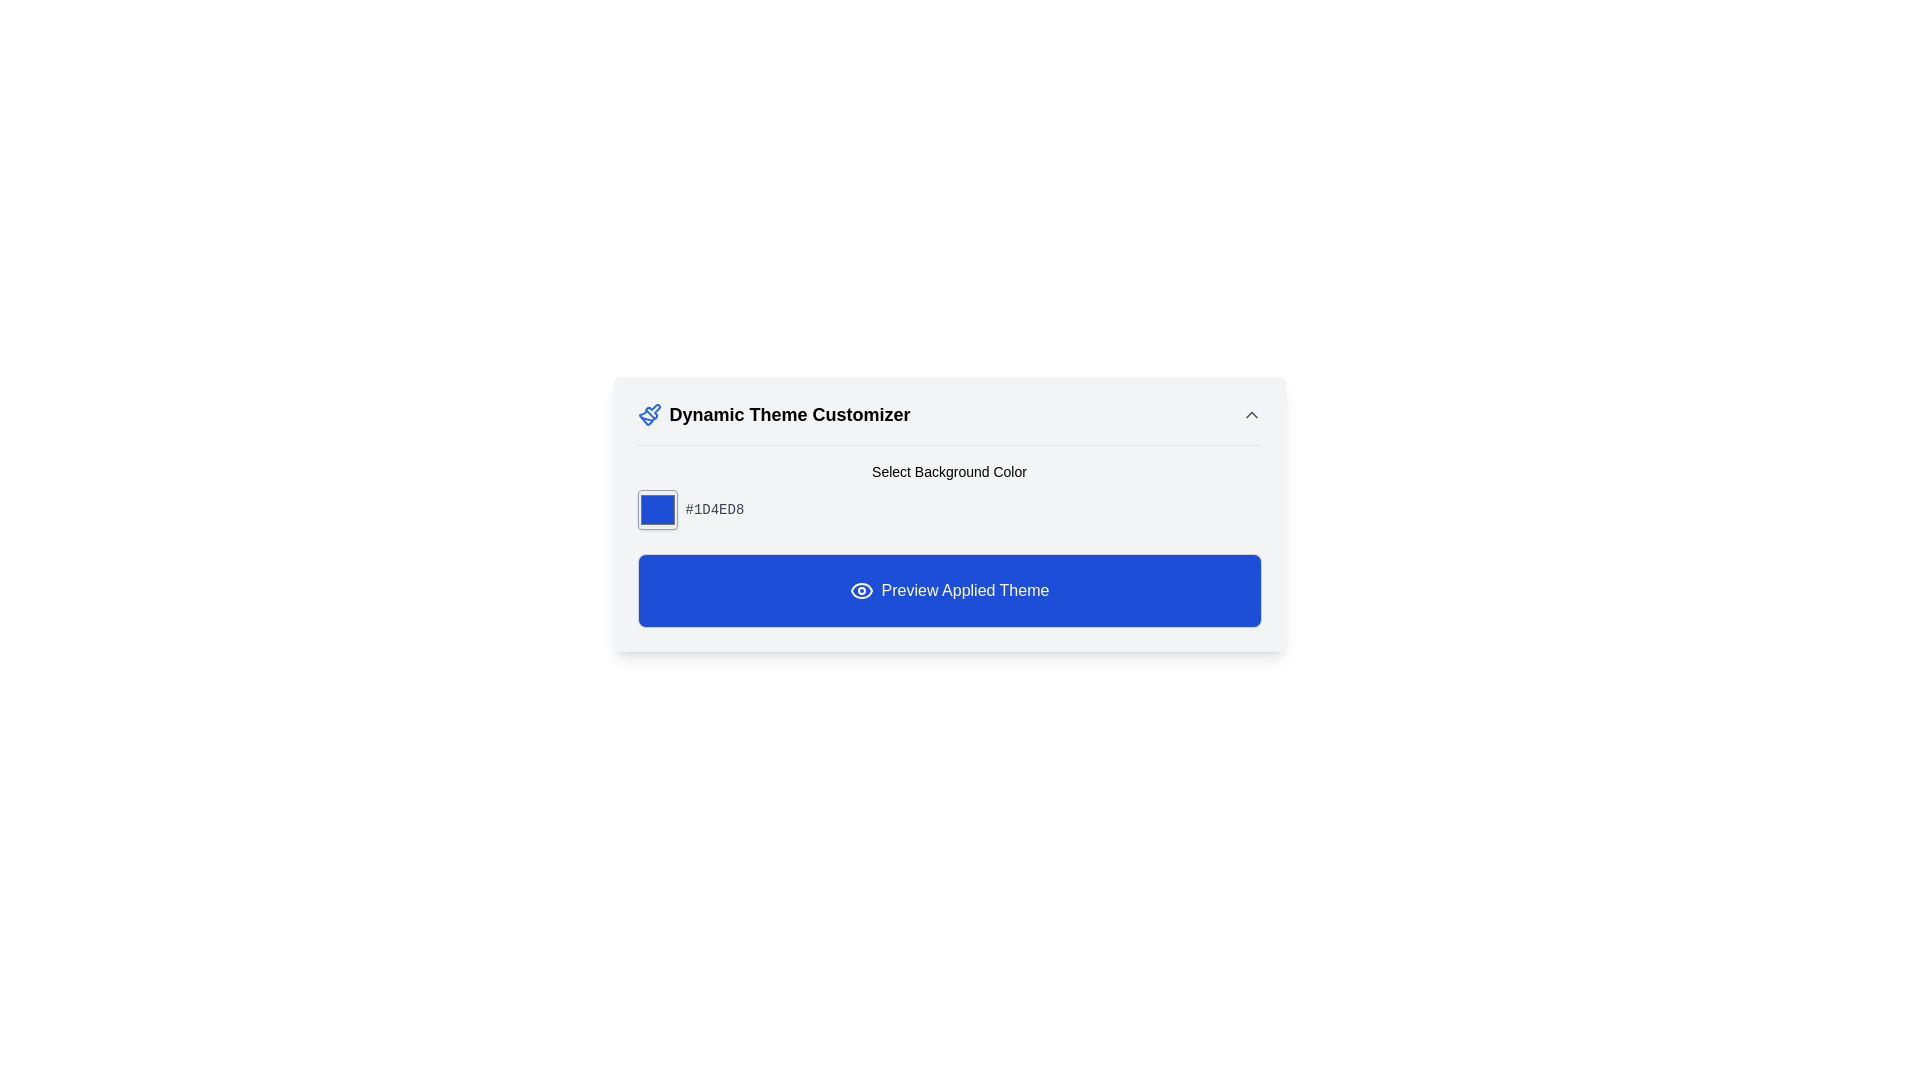  I want to click on the button labeled 'Preview Applied Theme' that features a blue background and an eye icon, located beneath a color display box with the value '#1D4ED8', so click(948, 589).